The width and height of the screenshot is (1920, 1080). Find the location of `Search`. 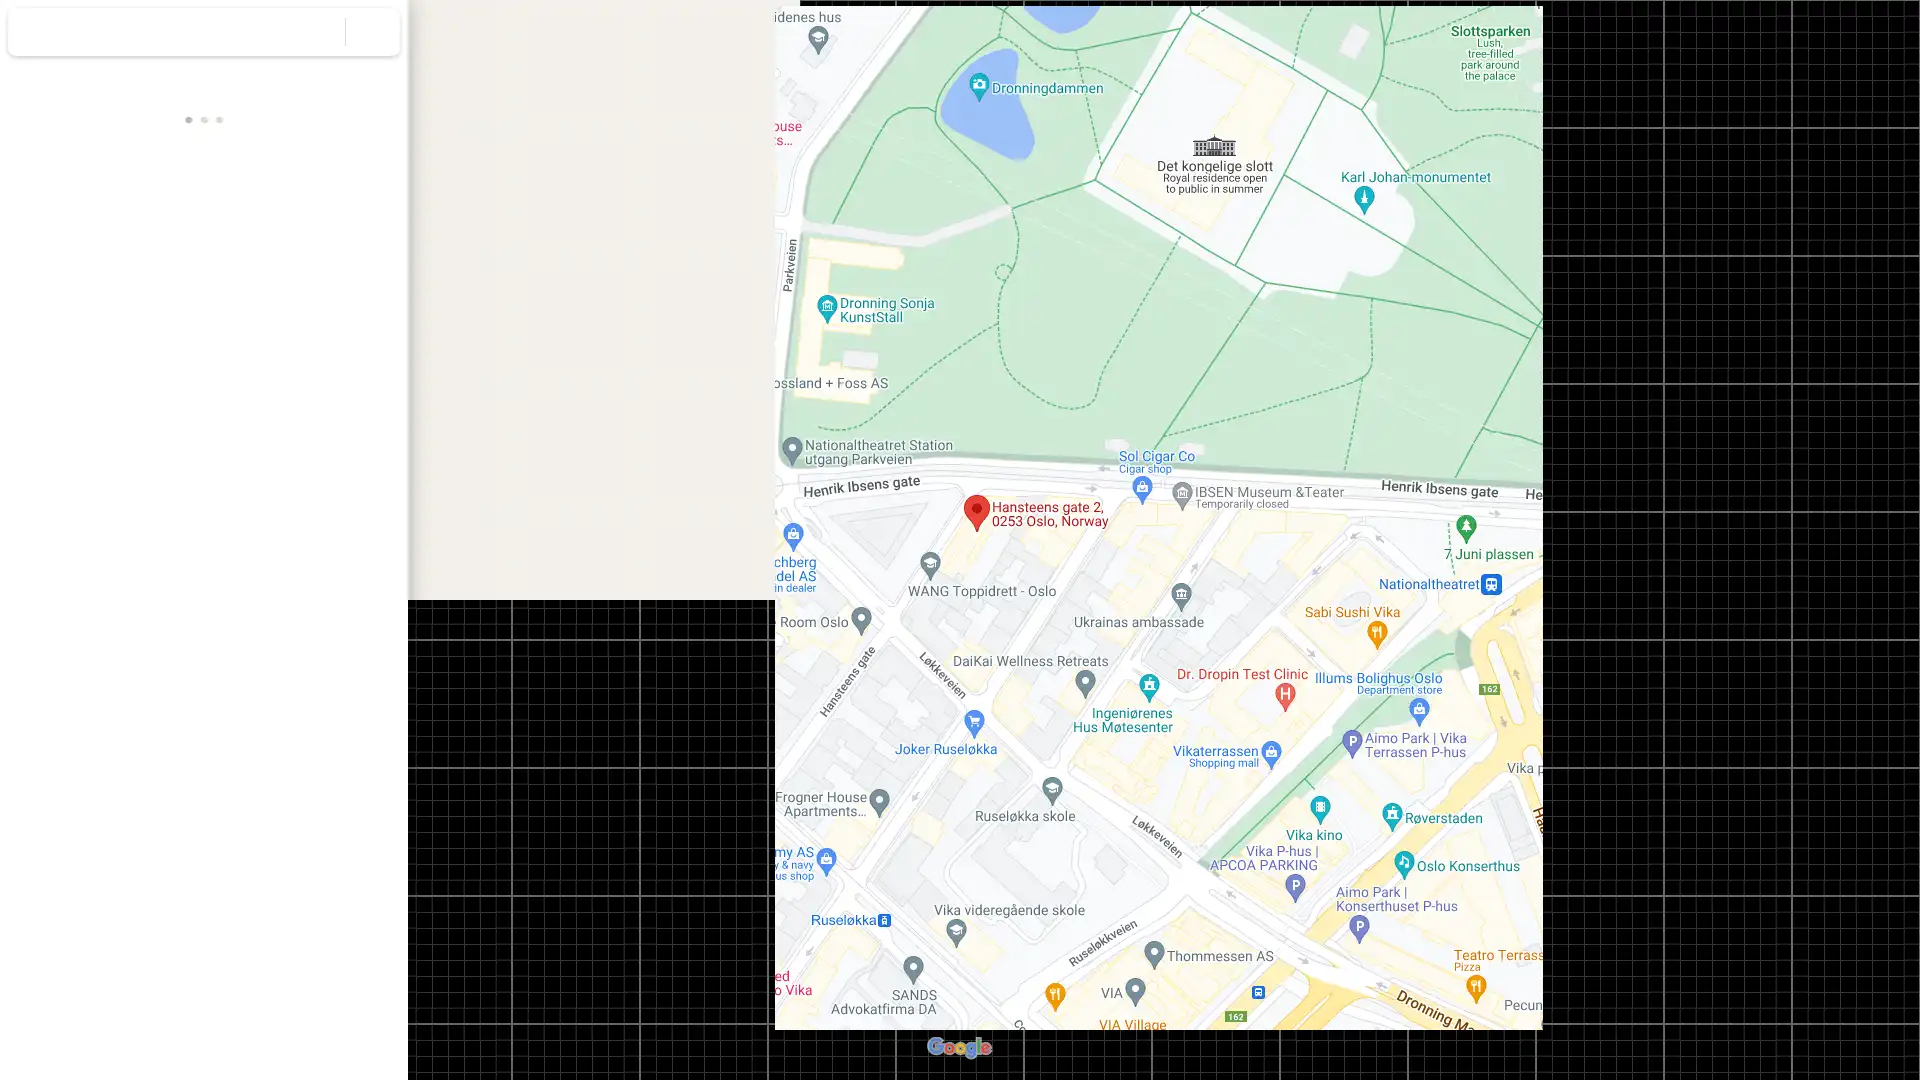

Search is located at coordinates (317, 31).